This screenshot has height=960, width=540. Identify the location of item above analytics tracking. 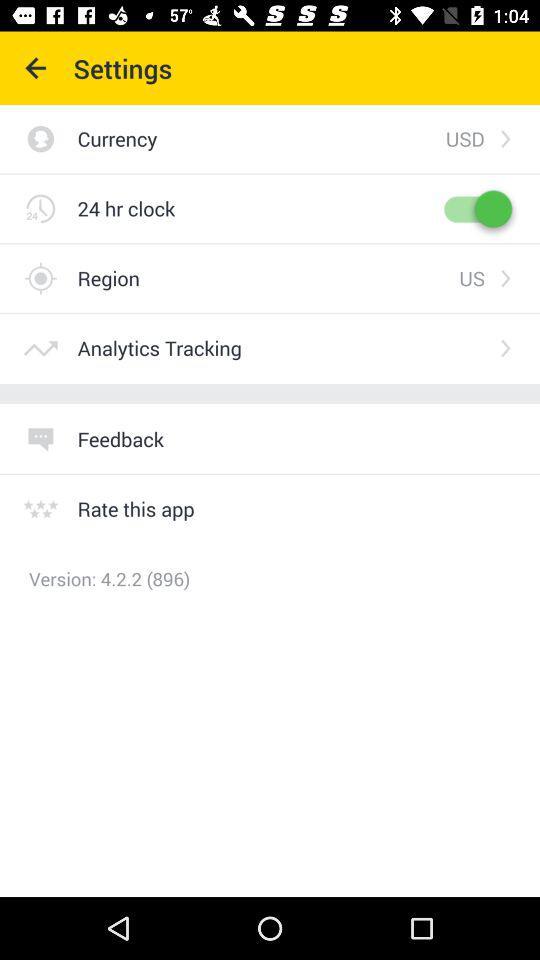
(268, 277).